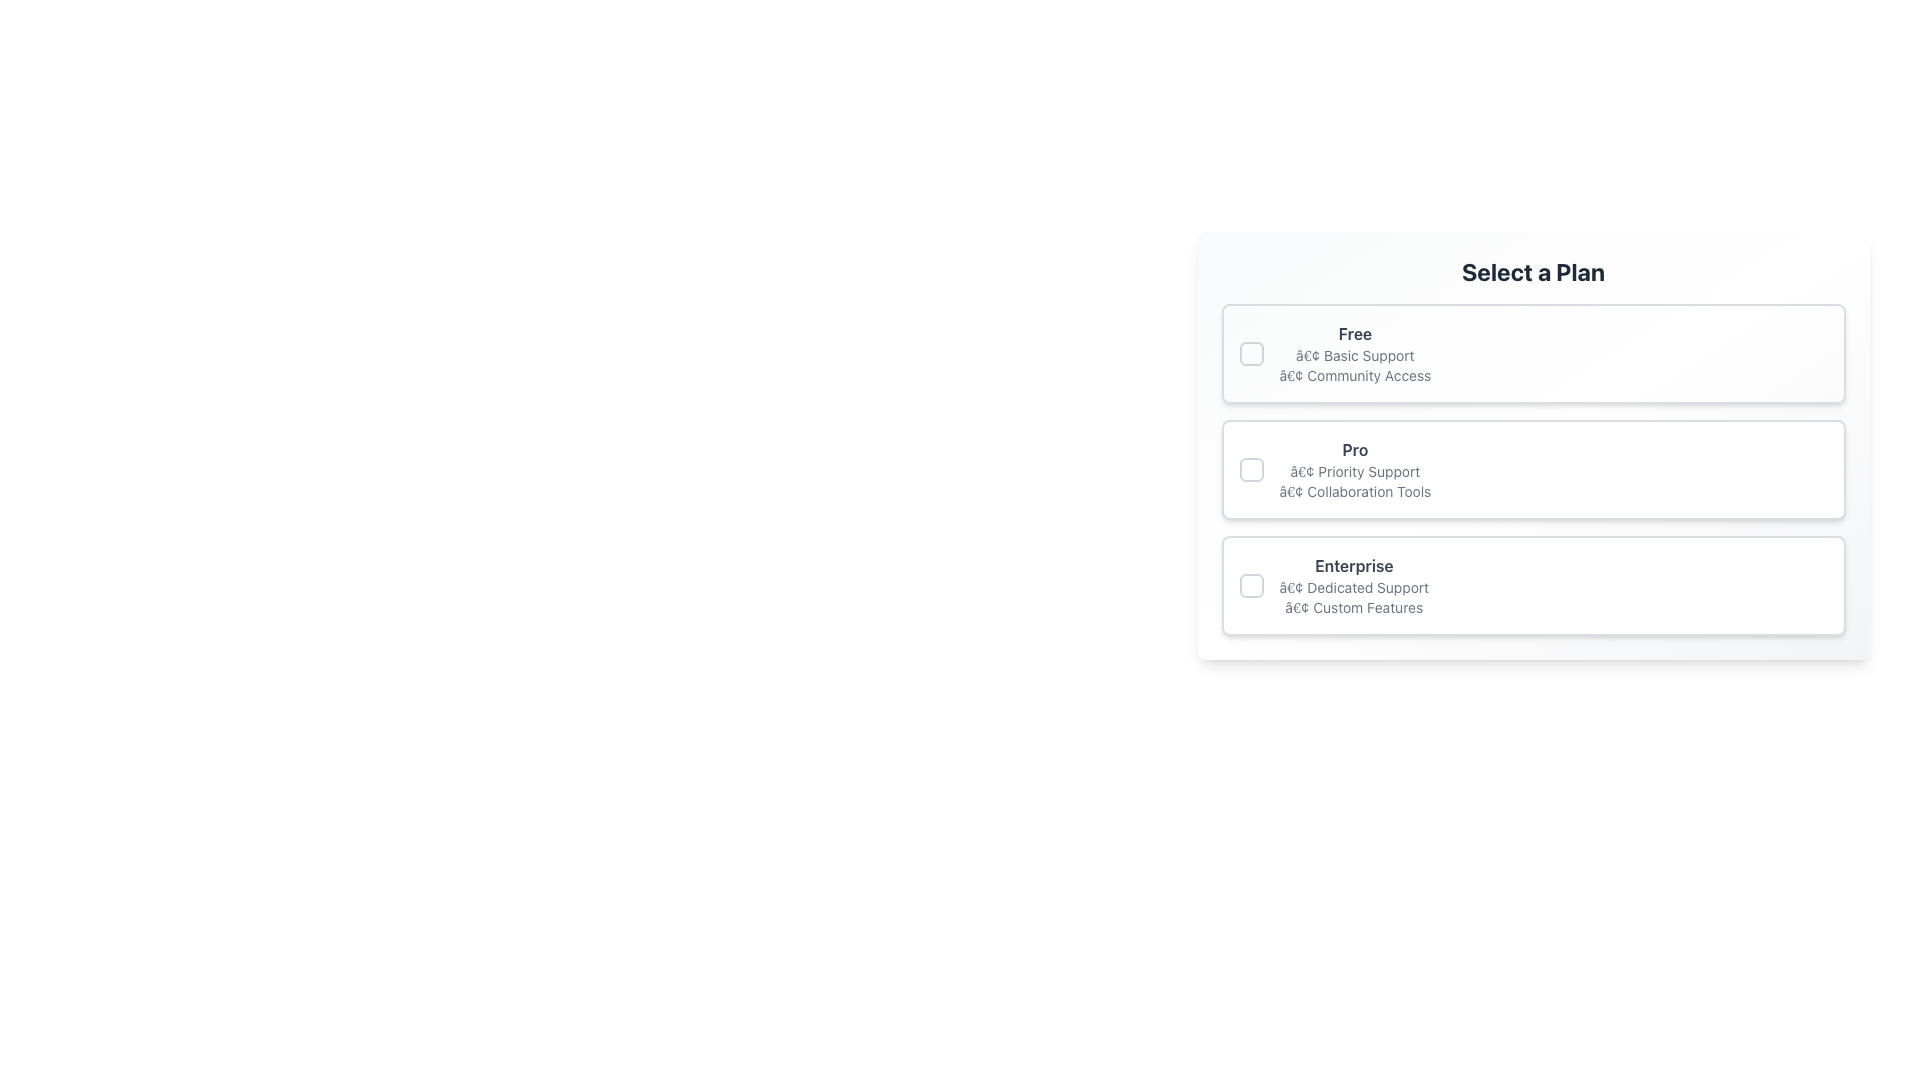 The height and width of the screenshot is (1080, 1920). I want to click on text component that summarizes the 'Free' plan, which includes benefits such as 'Basic Support' and 'Community Access', so click(1355, 353).